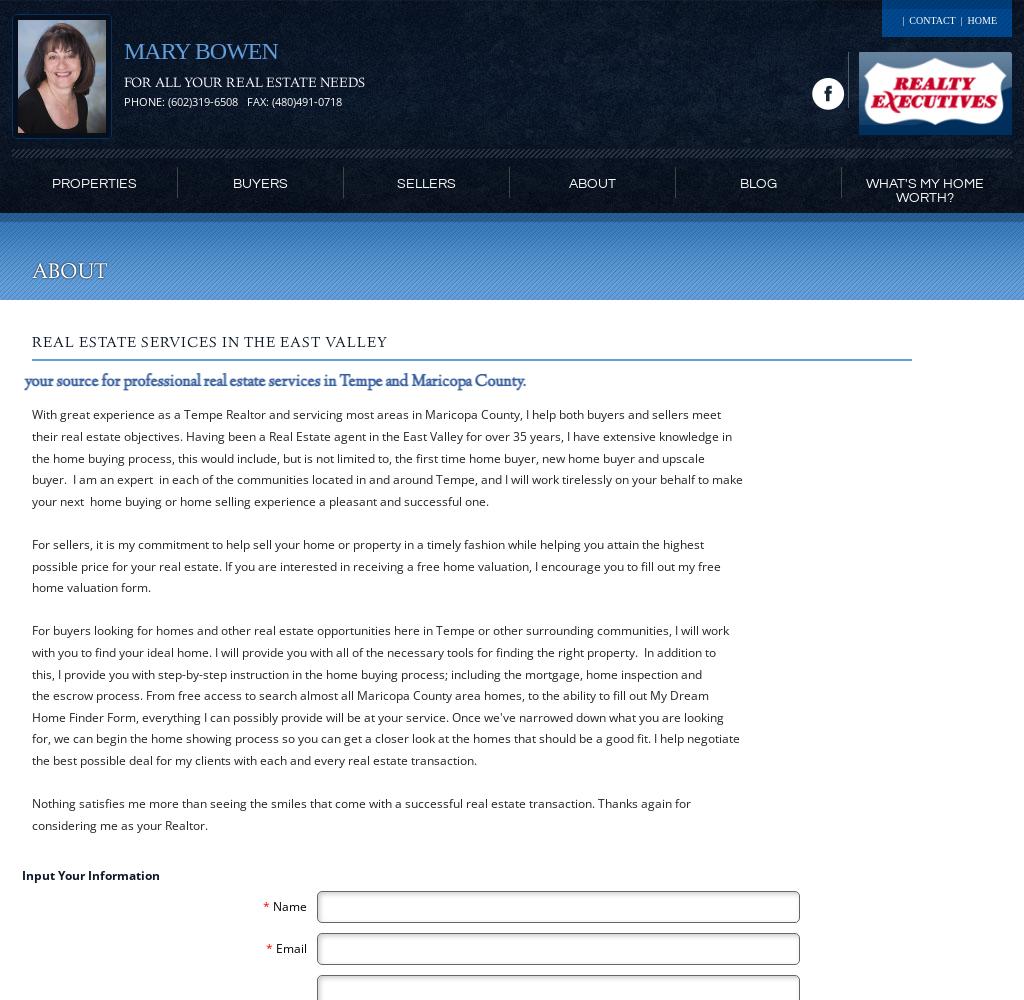  What do you see at coordinates (425, 184) in the screenshot?
I see `'Sellers'` at bounding box center [425, 184].